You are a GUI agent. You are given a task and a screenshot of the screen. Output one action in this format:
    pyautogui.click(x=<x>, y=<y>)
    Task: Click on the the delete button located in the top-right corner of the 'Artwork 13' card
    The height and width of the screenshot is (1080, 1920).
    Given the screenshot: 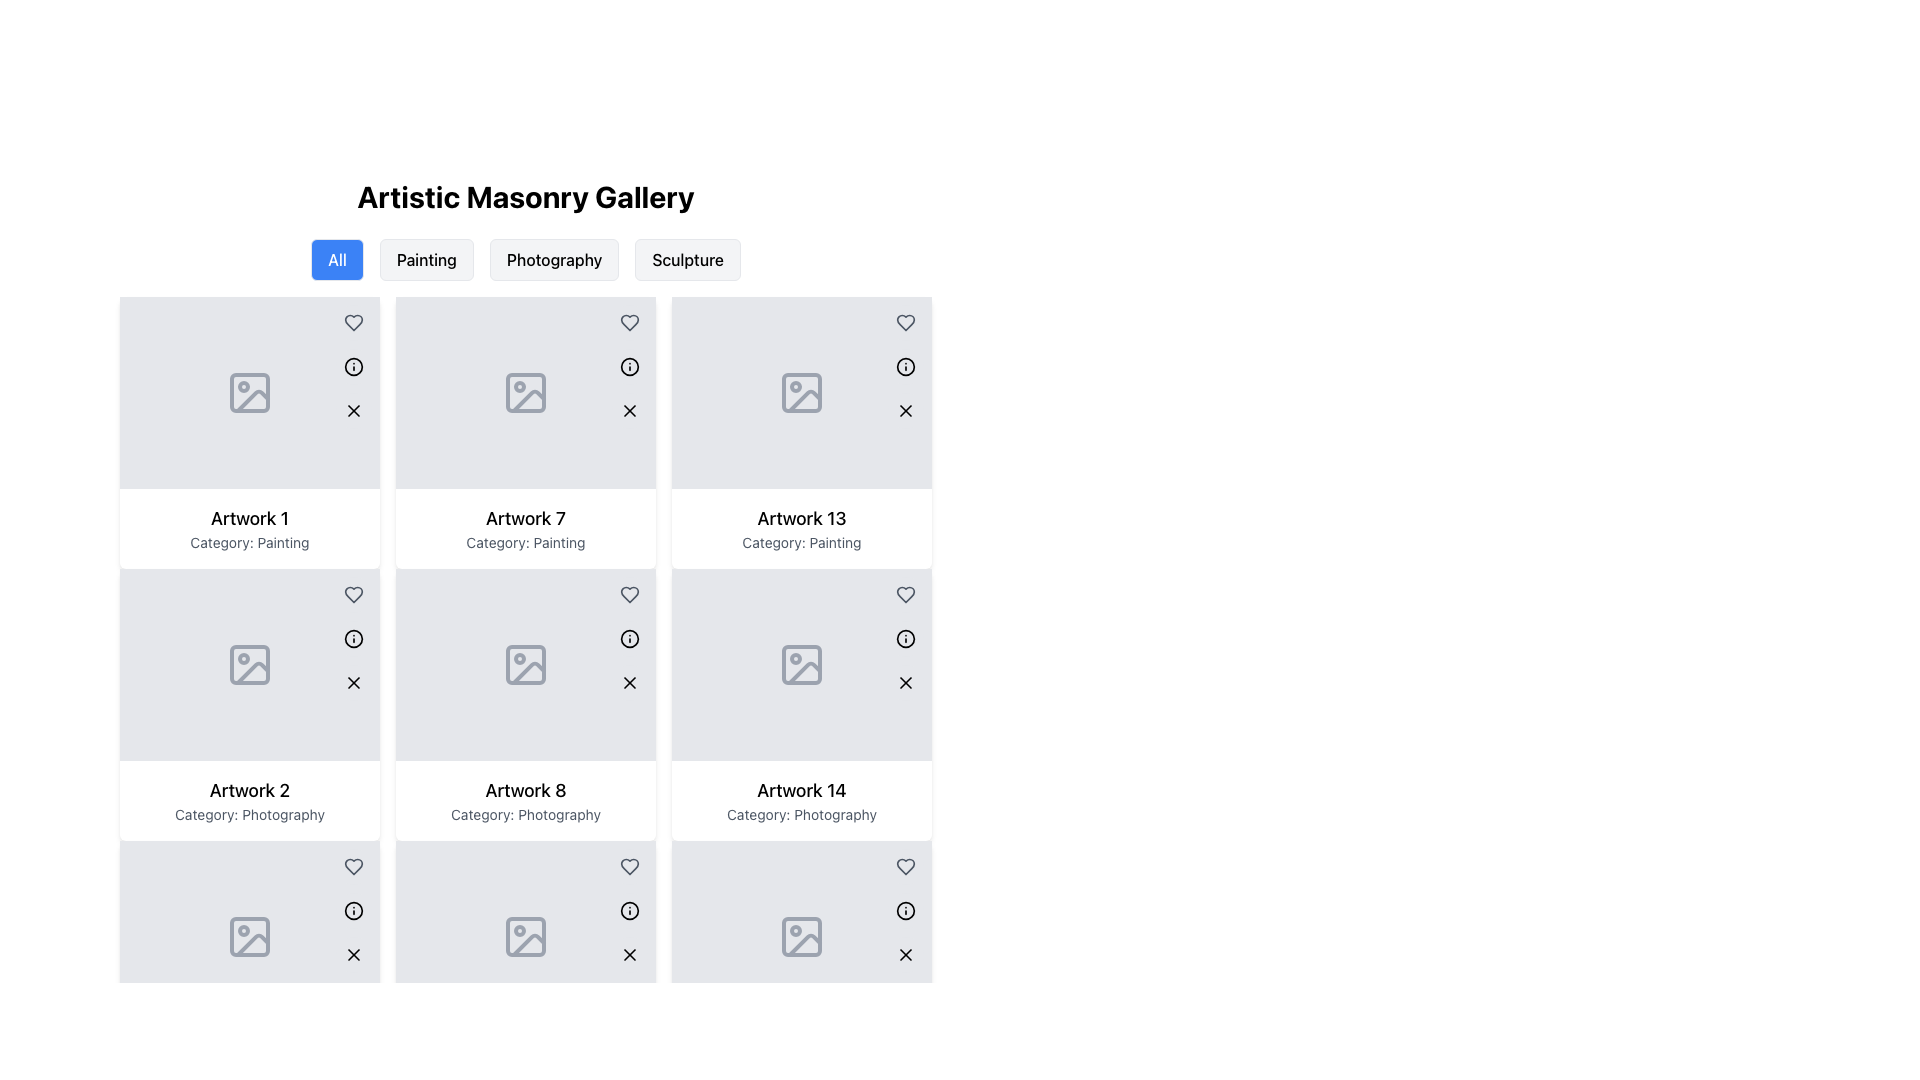 What is the action you would take?
    pyautogui.click(x=905, y=410)
    